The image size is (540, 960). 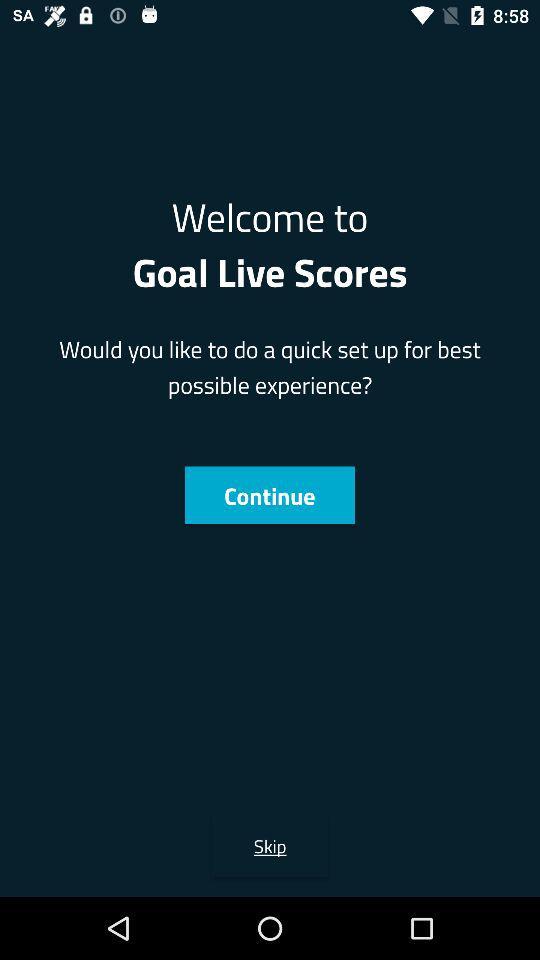 What do you see at coordinates (269, 494) in the screenshot?
I see `the icon above skip icon` at bounding box center [269, 494].